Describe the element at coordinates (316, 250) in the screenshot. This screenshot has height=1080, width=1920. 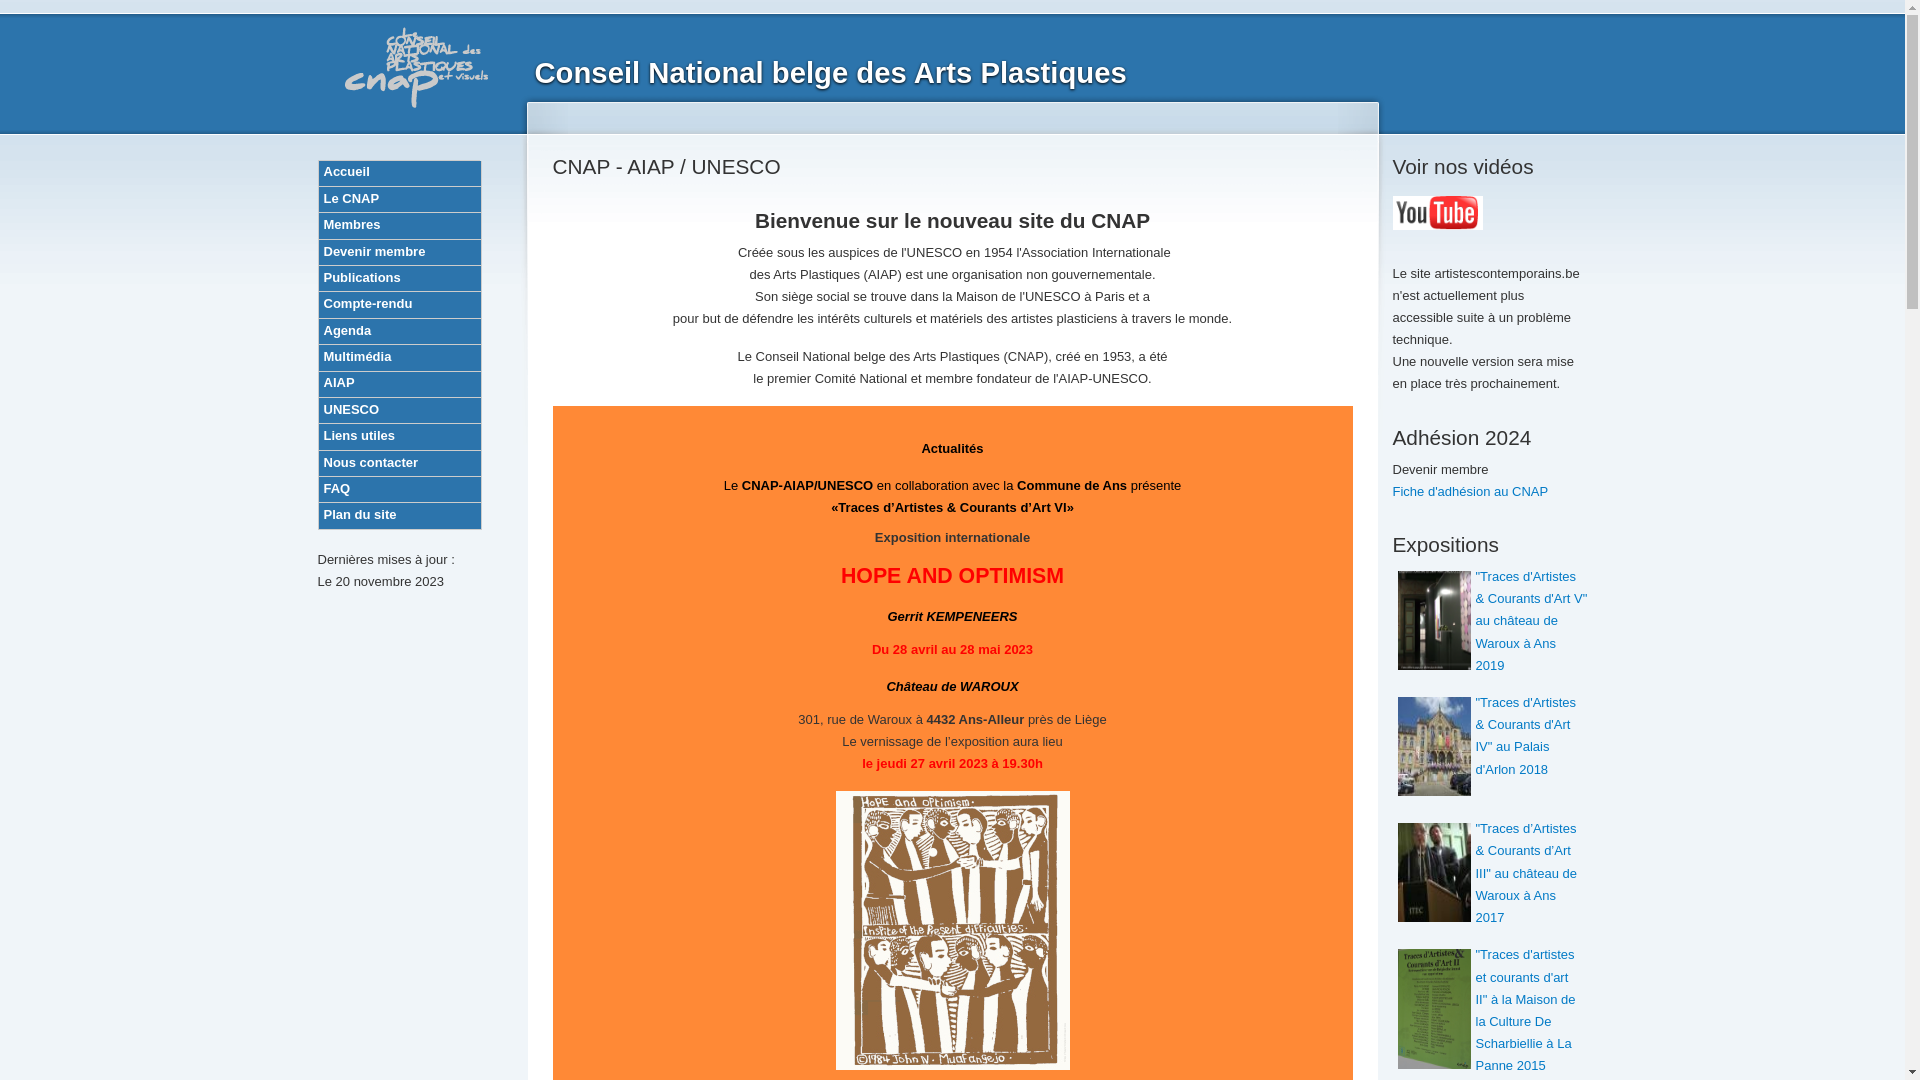
I see `'Devenir membre'` at that location.